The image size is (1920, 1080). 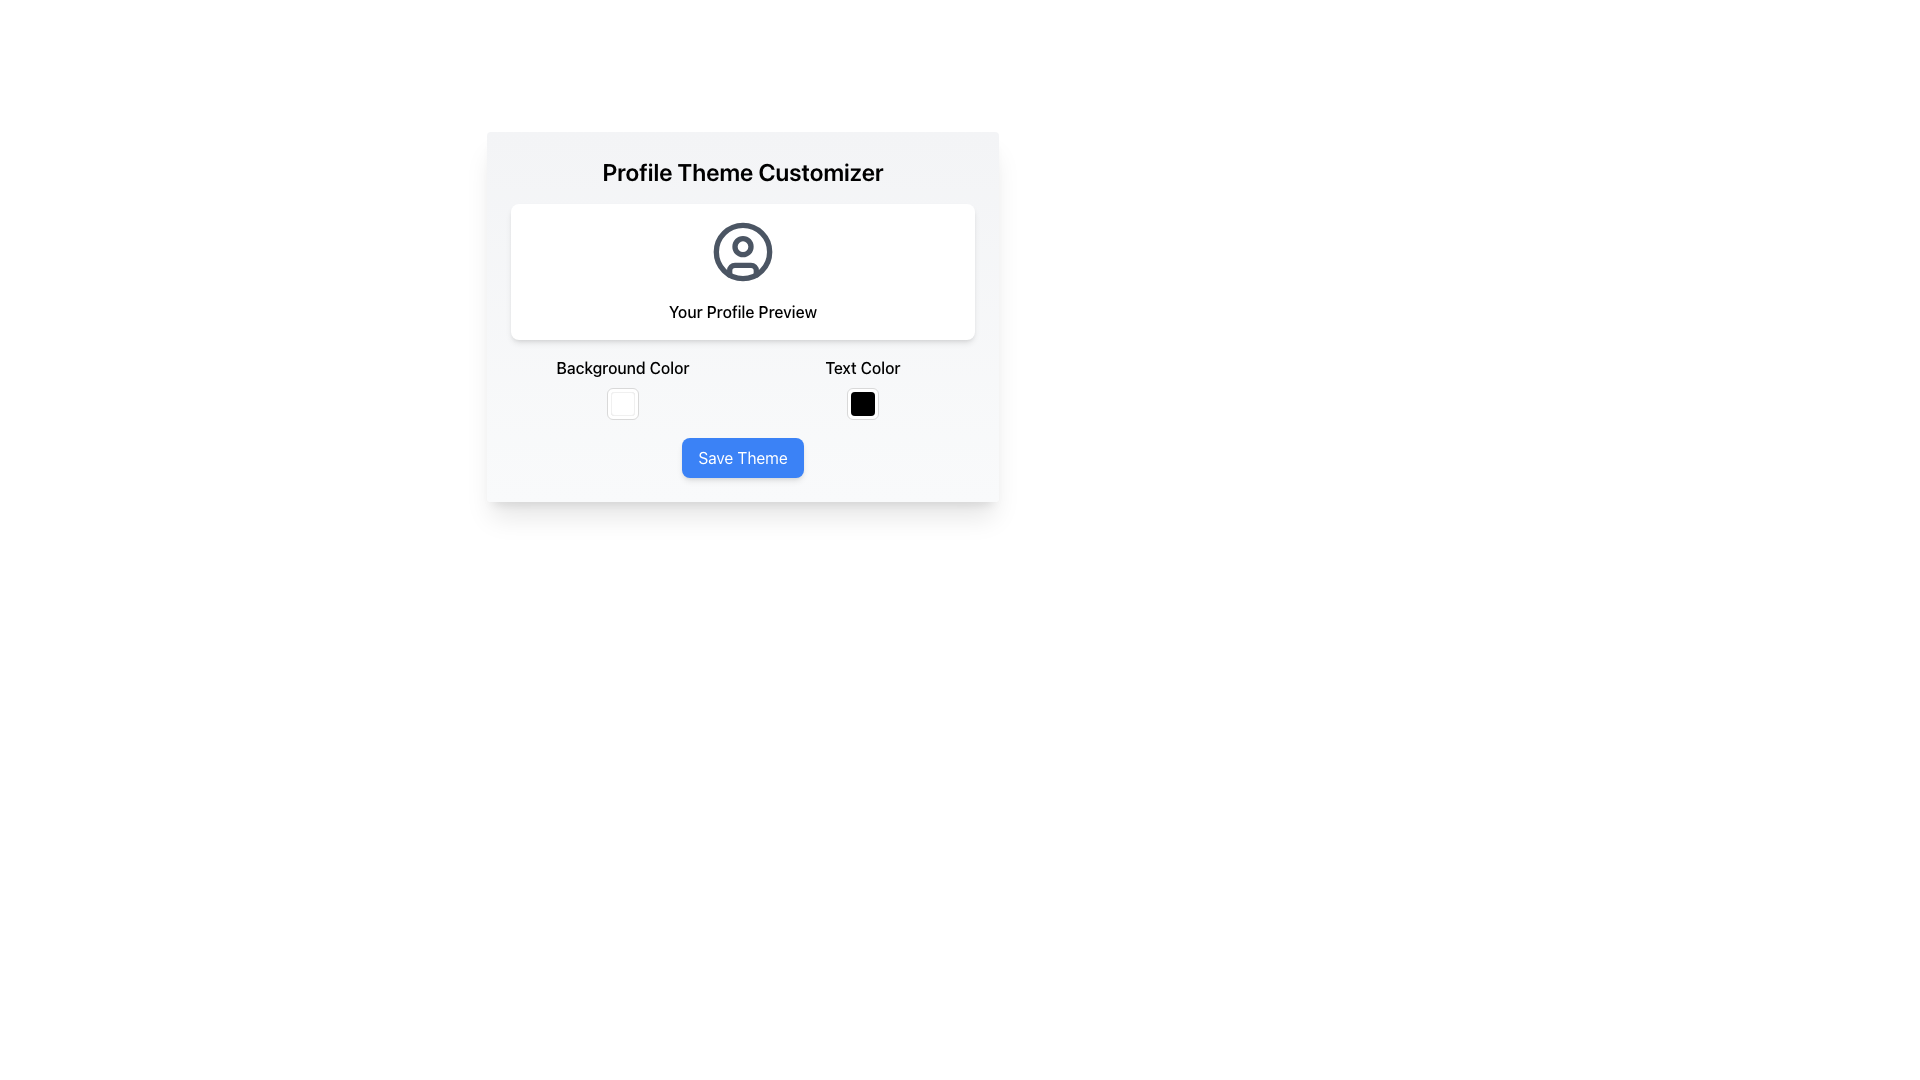 I want to click on the color picker trigger element located below the 'Profile Theme Customizer' section, to the right of the 'Text Color' label, so click(x=863, y=404).